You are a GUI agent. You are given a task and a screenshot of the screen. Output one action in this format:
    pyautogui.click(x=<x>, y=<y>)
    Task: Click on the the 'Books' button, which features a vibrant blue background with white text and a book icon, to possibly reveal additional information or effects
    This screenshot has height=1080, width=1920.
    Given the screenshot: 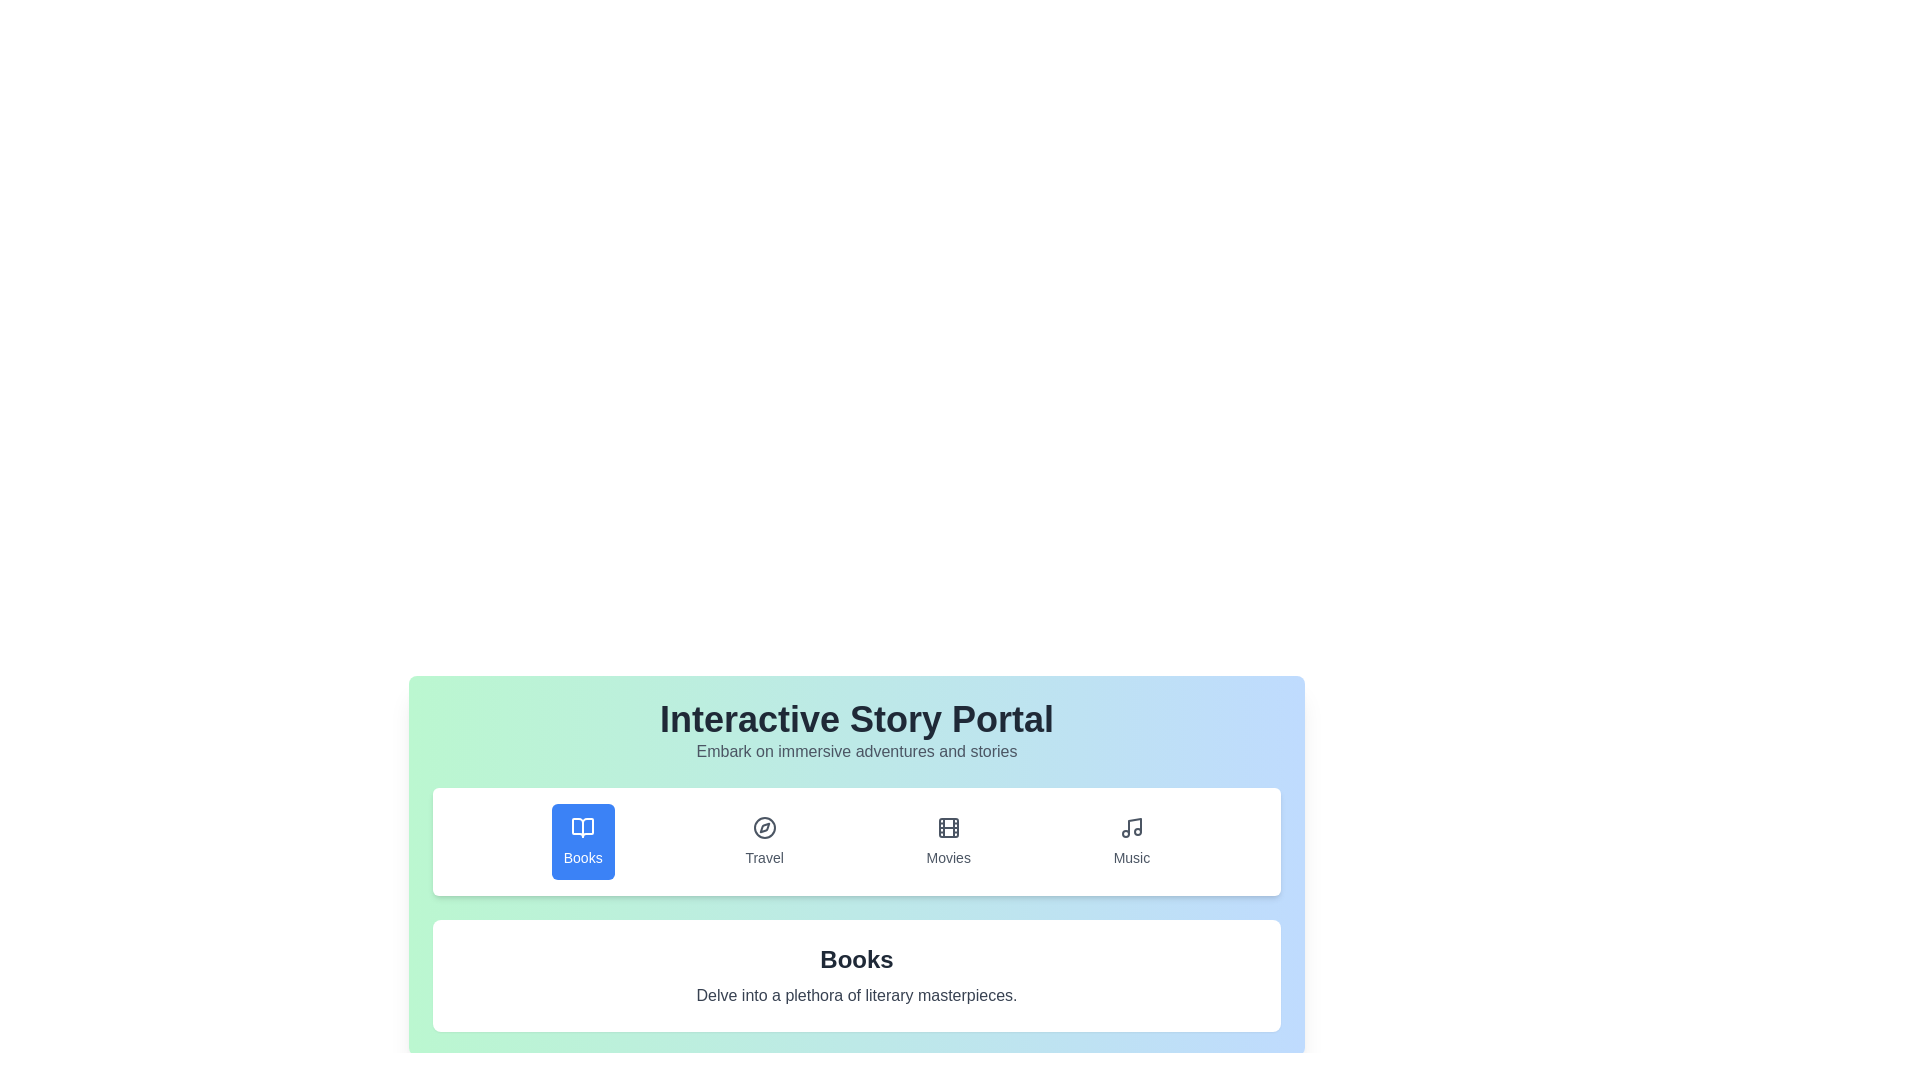 What is the action you would take?
    pyautogui.click(x=582, y=841)
    